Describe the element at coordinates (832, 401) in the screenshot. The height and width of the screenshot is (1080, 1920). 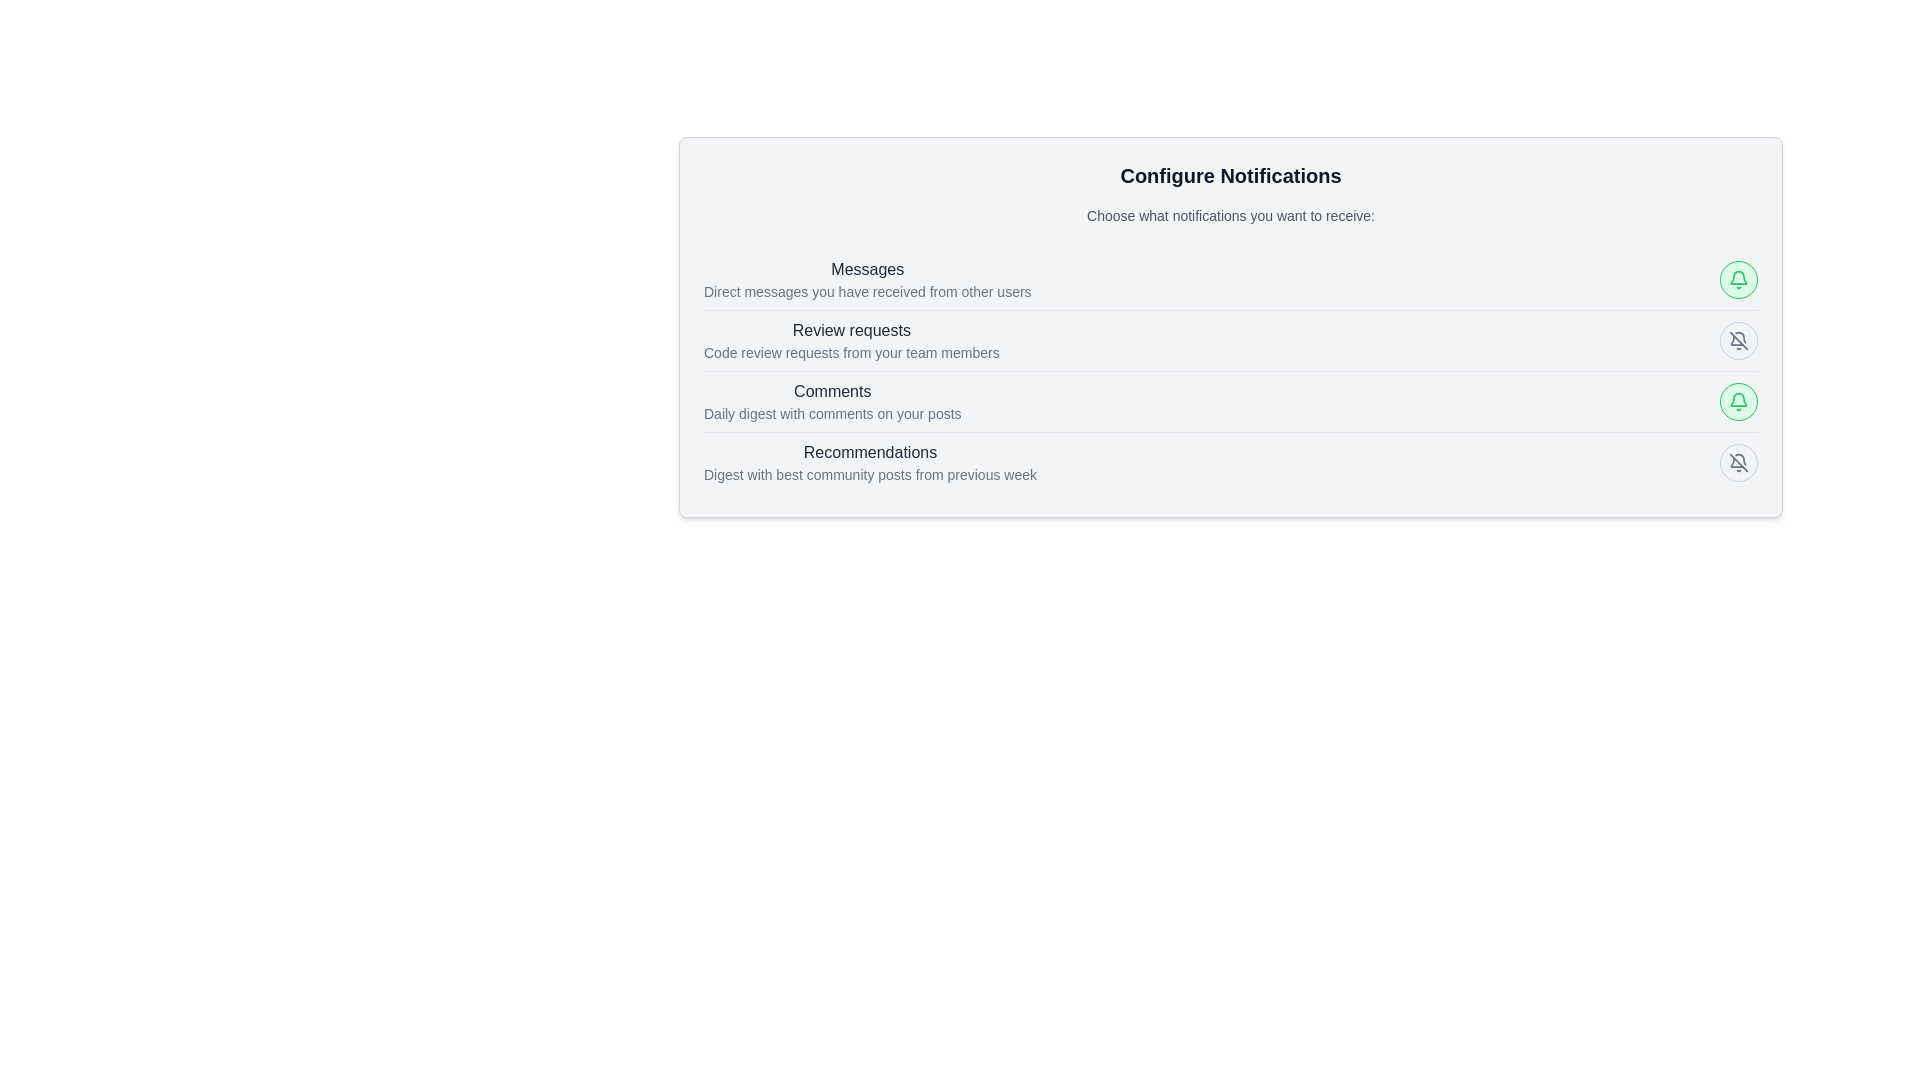
I see `the descriptive label for the notification setting related to receiving daily digests of comments on the user's posts, which is the third item in a vertically stacked list of notification settings` at that location.